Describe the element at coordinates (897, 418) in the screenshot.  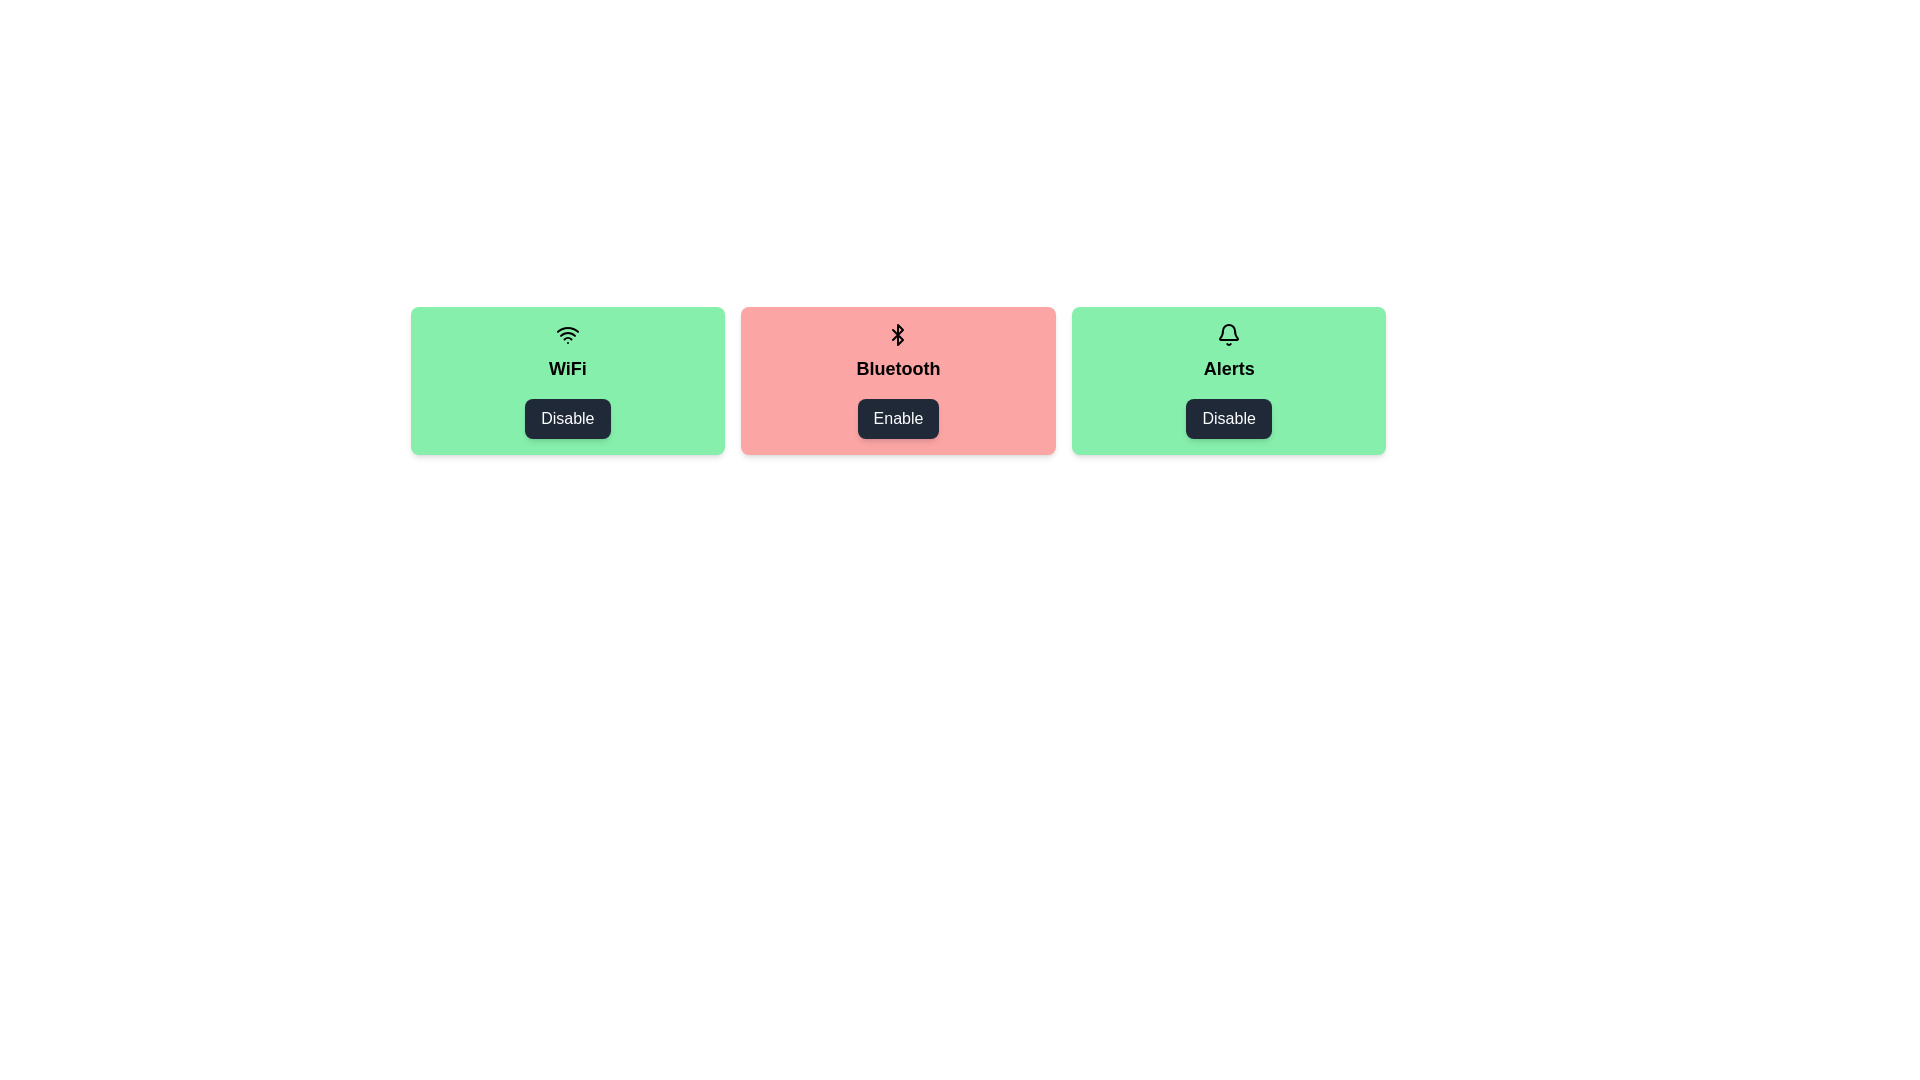
I see `the item labeled Bluetooth by clicking its button` at that location.